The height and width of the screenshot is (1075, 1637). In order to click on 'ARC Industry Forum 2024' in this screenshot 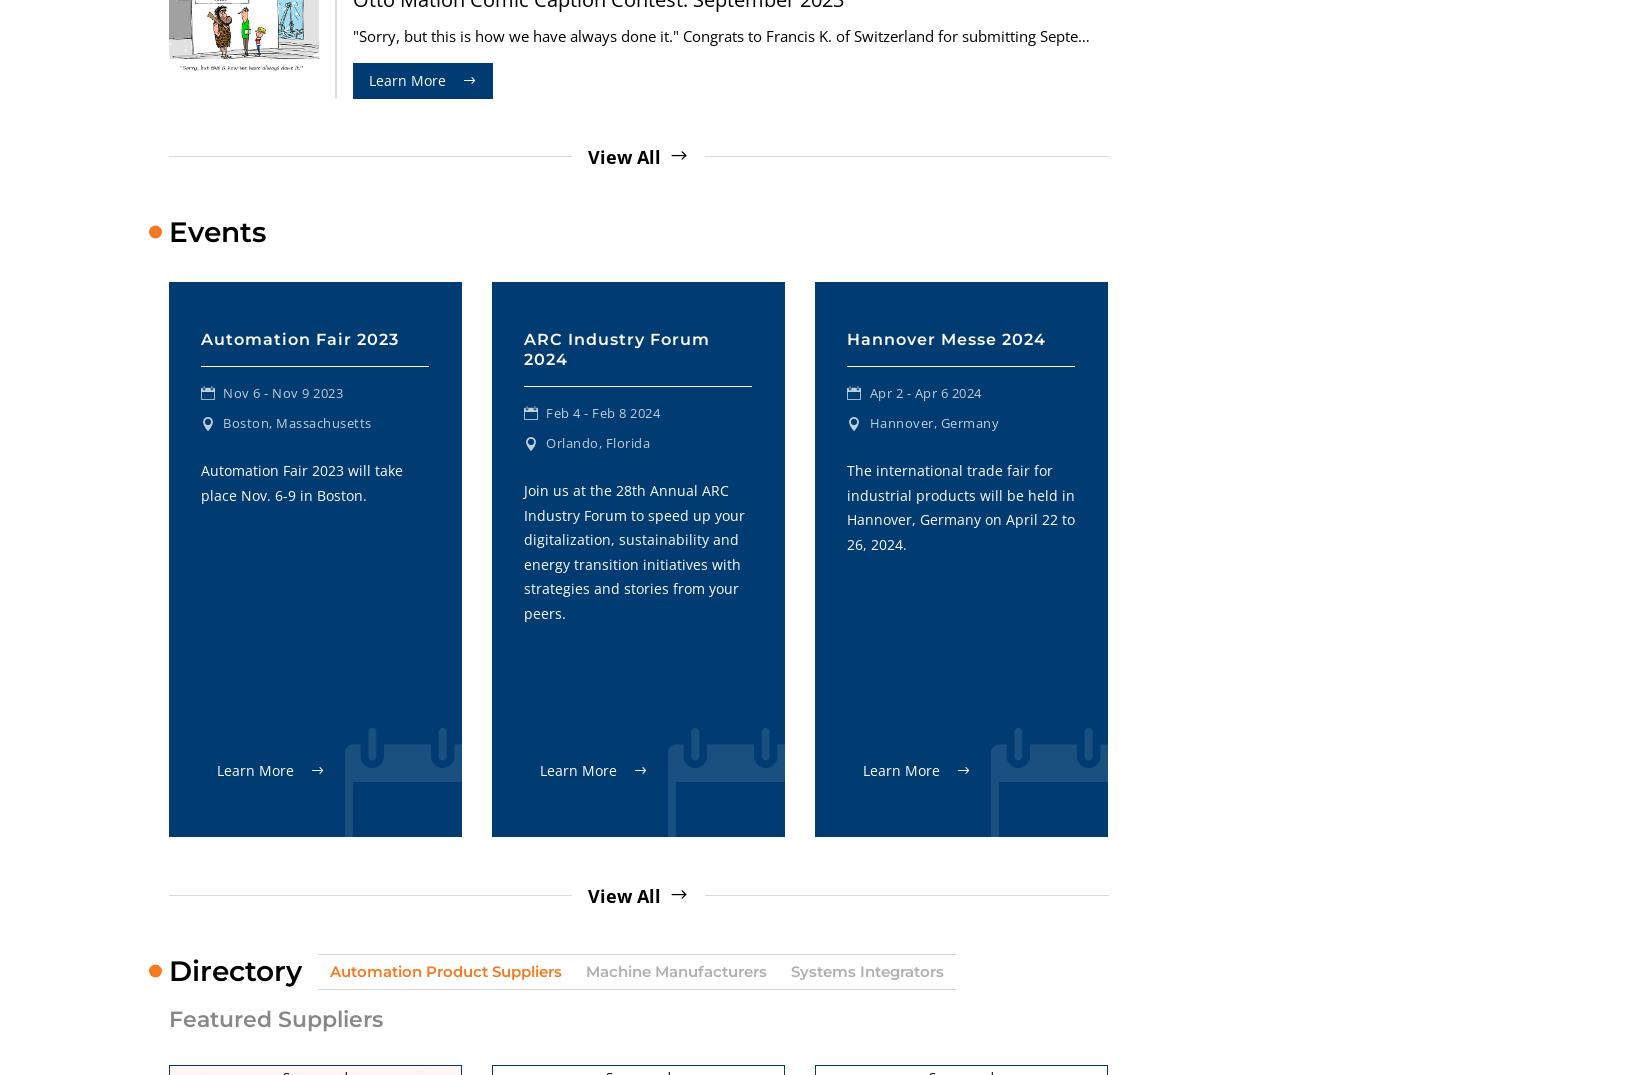, I will do `click(616, 348)`.